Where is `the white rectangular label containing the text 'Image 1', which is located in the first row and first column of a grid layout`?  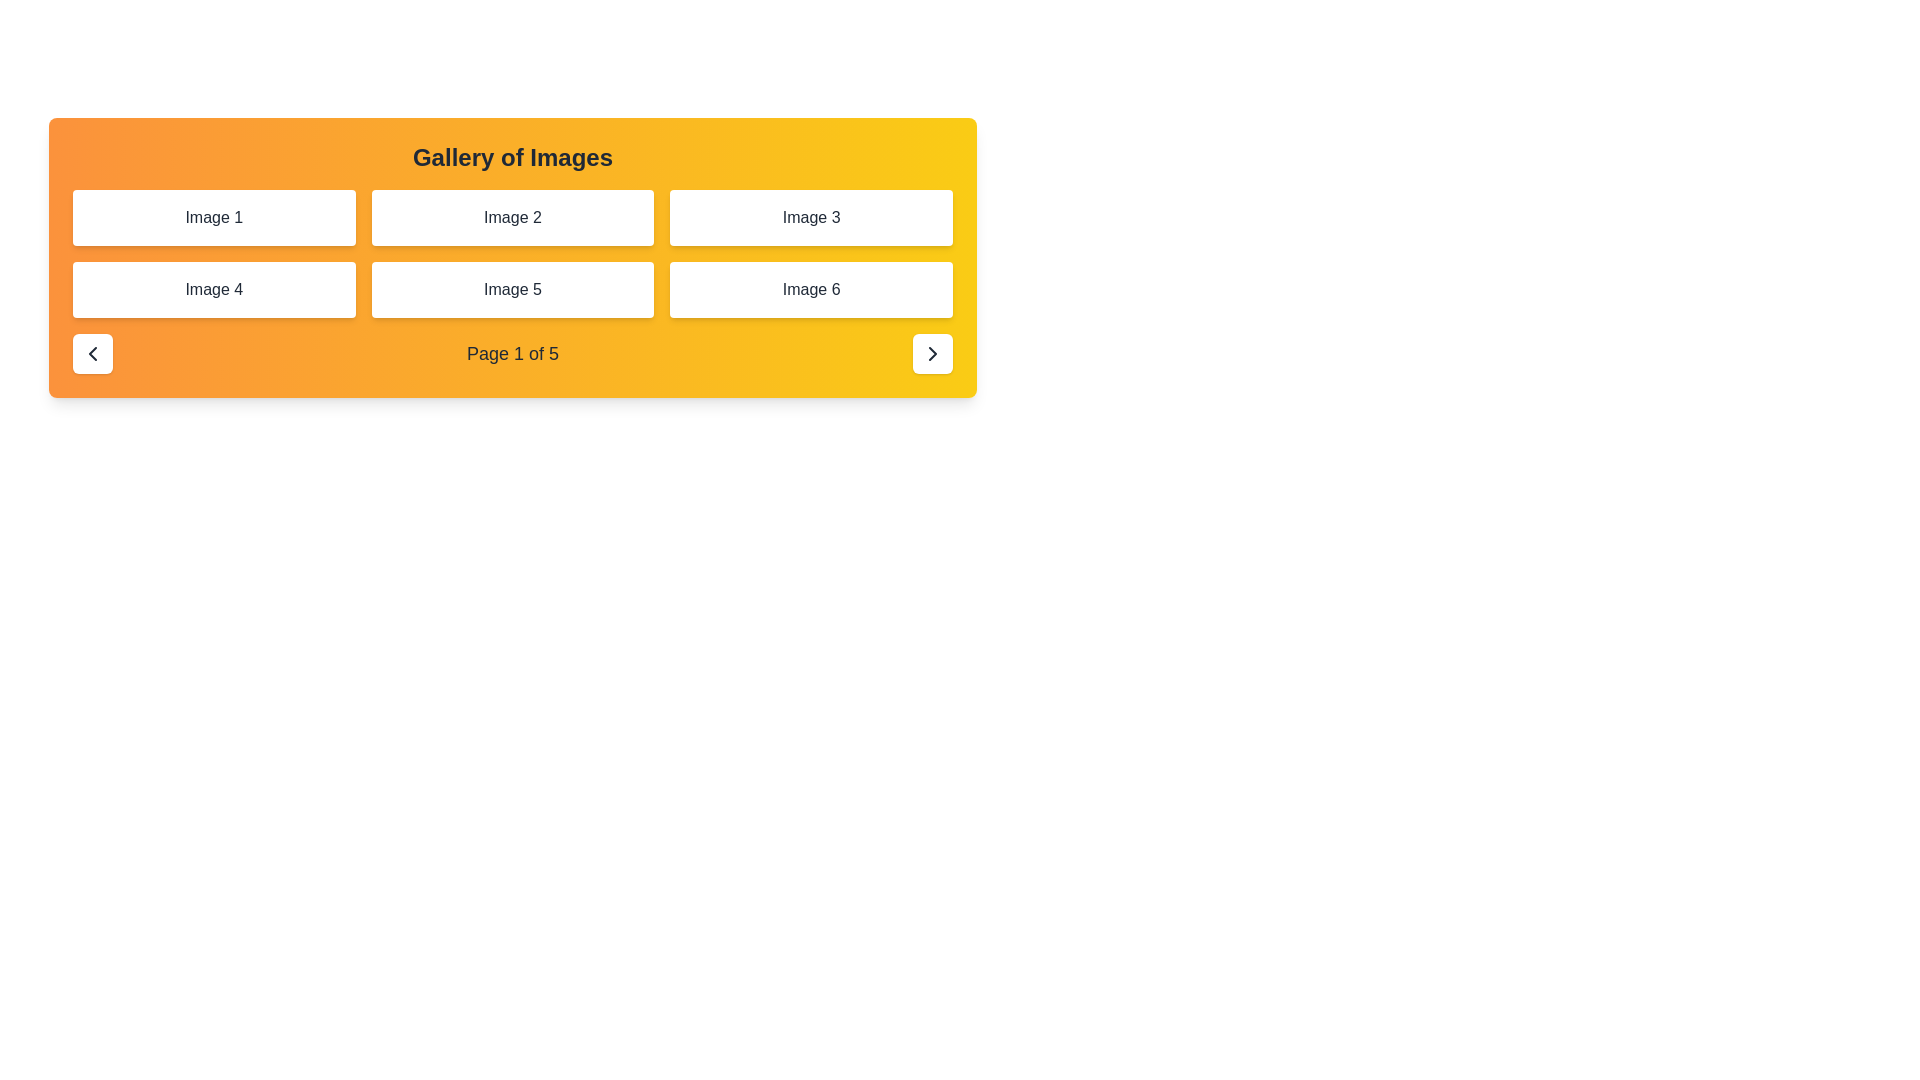
the white rectangular label containing the text 'Image 1', which is located in the first row and first column of a grid layout is located at coordinates (214, 218).